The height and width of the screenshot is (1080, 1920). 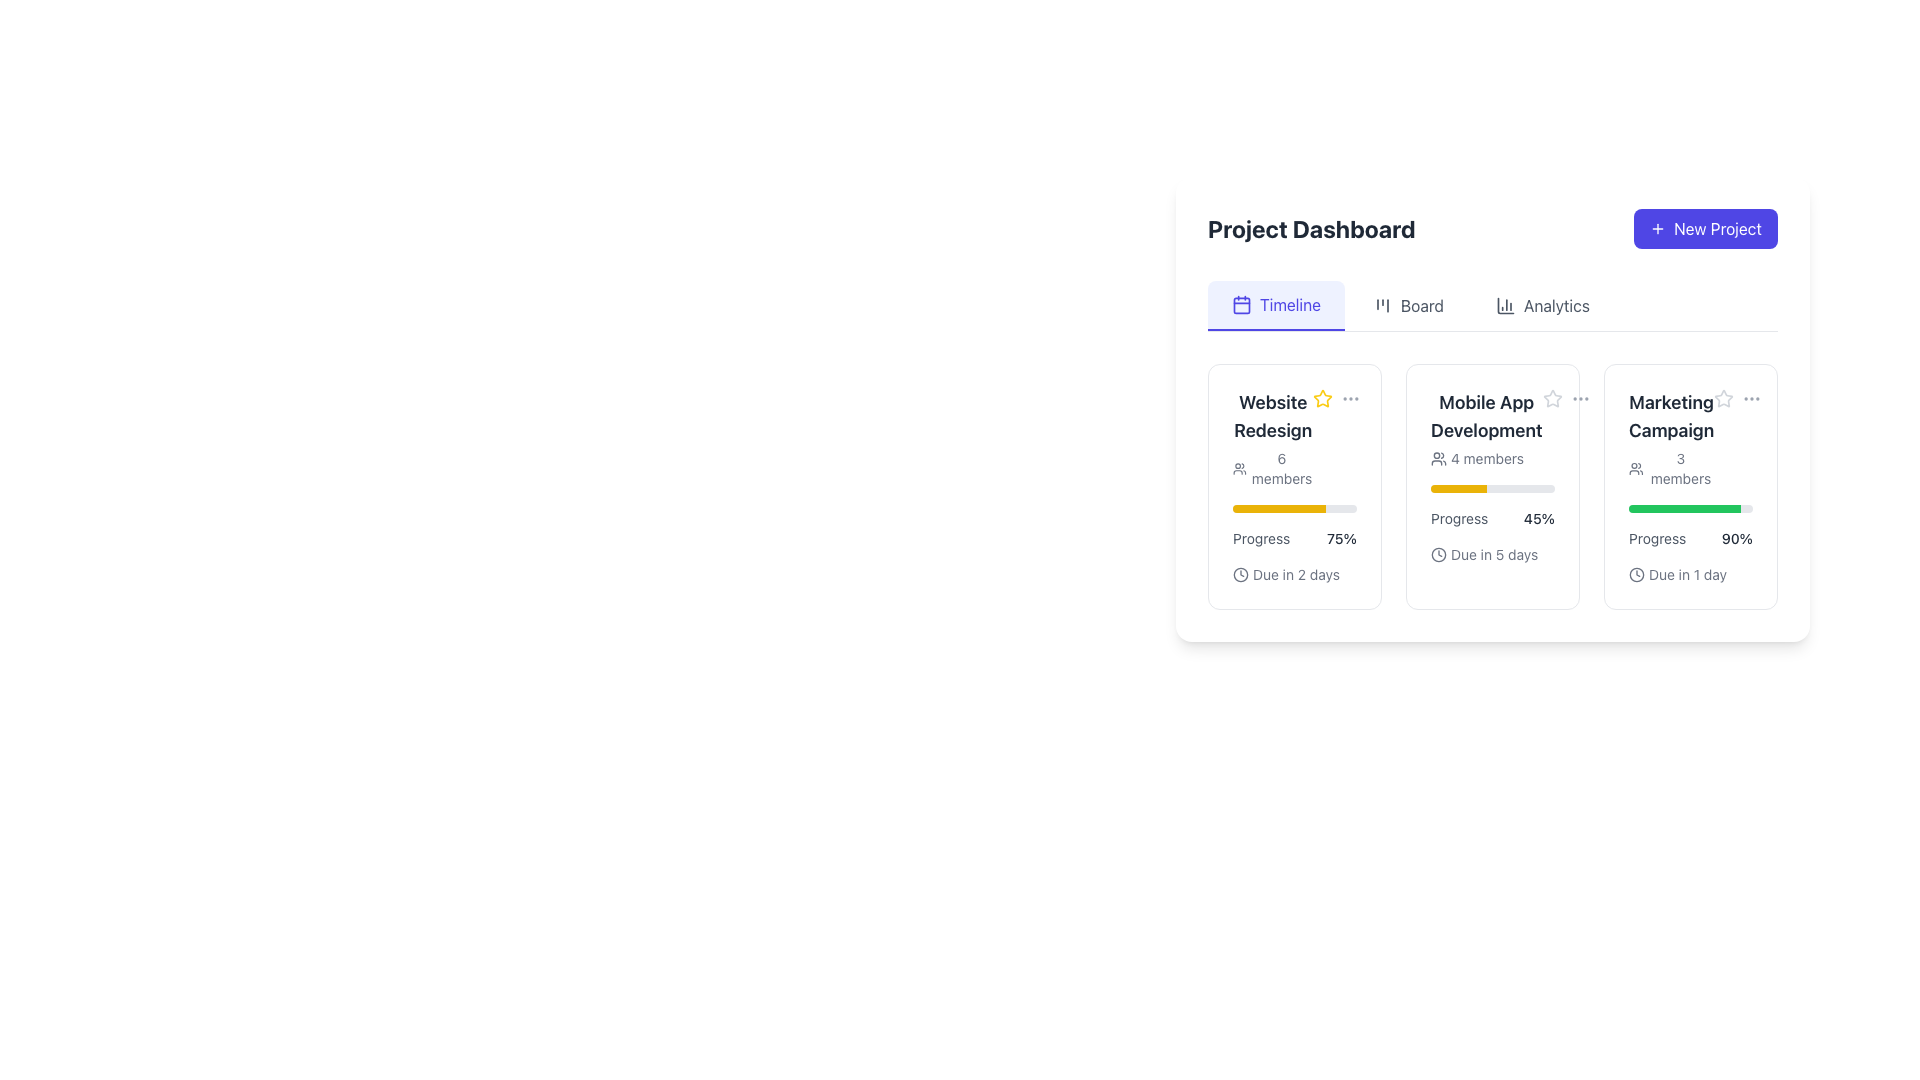 What do you see at coordinates (1492, 523) in the screenshot?
I see `the progress details of the progress indicator located in the 'Mobile App Development' card, which includes the progress bar, percentage completion, and due date` at bounding box center [1492, 523].